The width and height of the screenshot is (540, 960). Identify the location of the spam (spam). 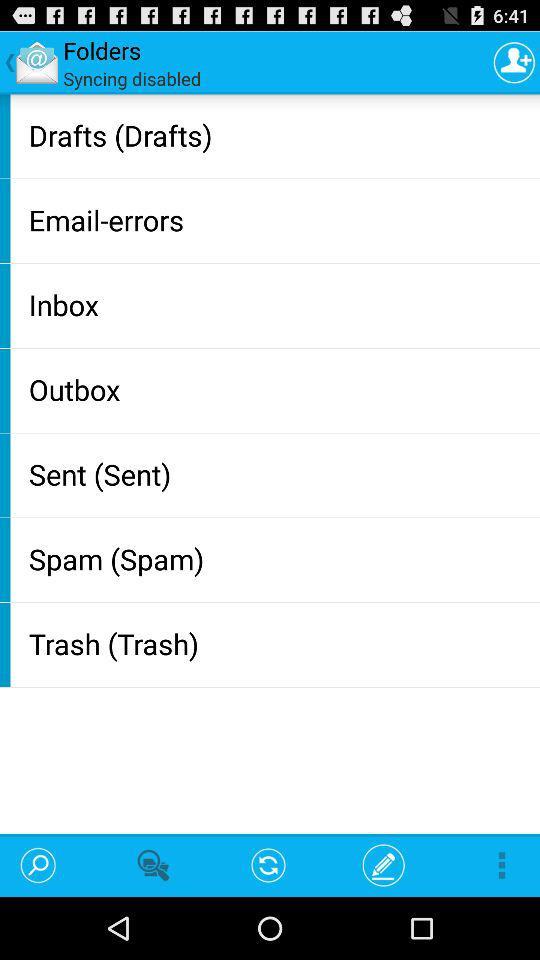
(279, 558).